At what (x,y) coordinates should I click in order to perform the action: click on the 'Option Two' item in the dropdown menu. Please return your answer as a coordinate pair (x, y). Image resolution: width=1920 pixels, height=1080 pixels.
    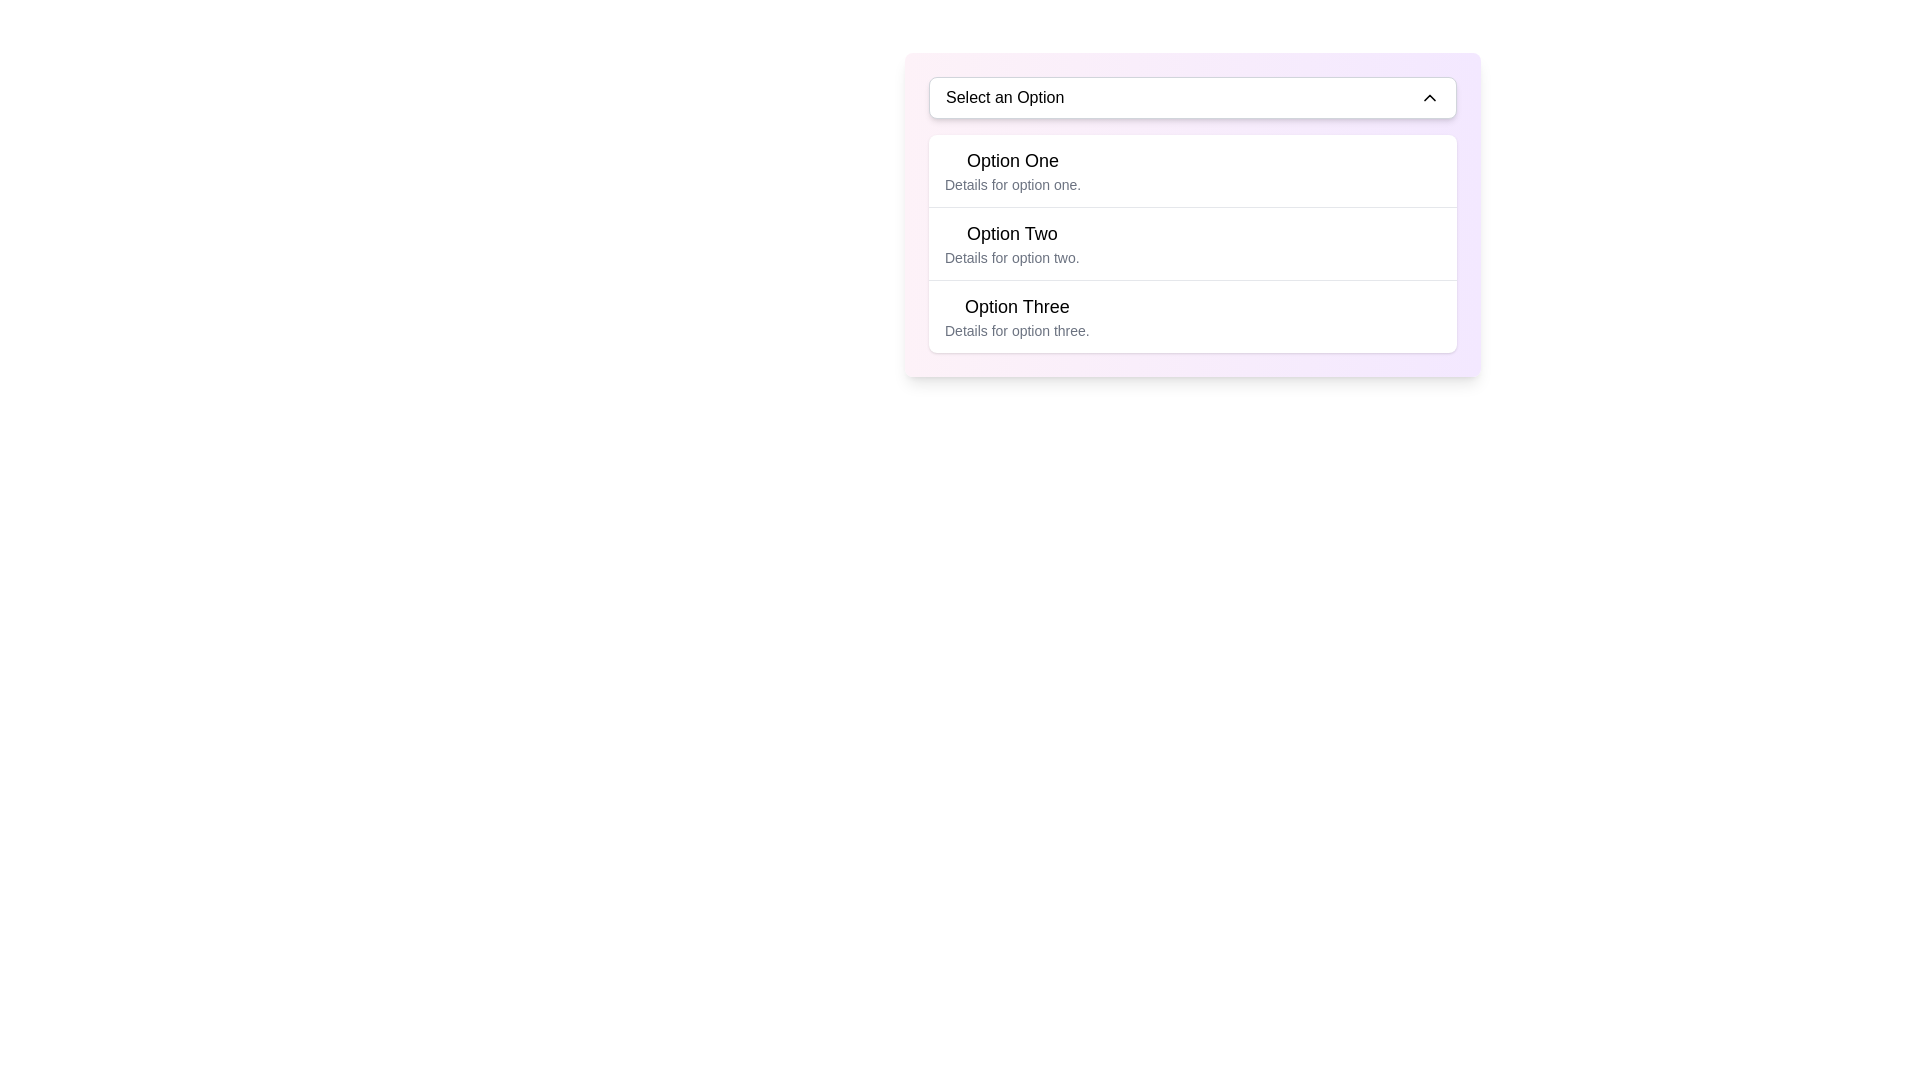
    Looking at the image, I should click on (1193, 215).